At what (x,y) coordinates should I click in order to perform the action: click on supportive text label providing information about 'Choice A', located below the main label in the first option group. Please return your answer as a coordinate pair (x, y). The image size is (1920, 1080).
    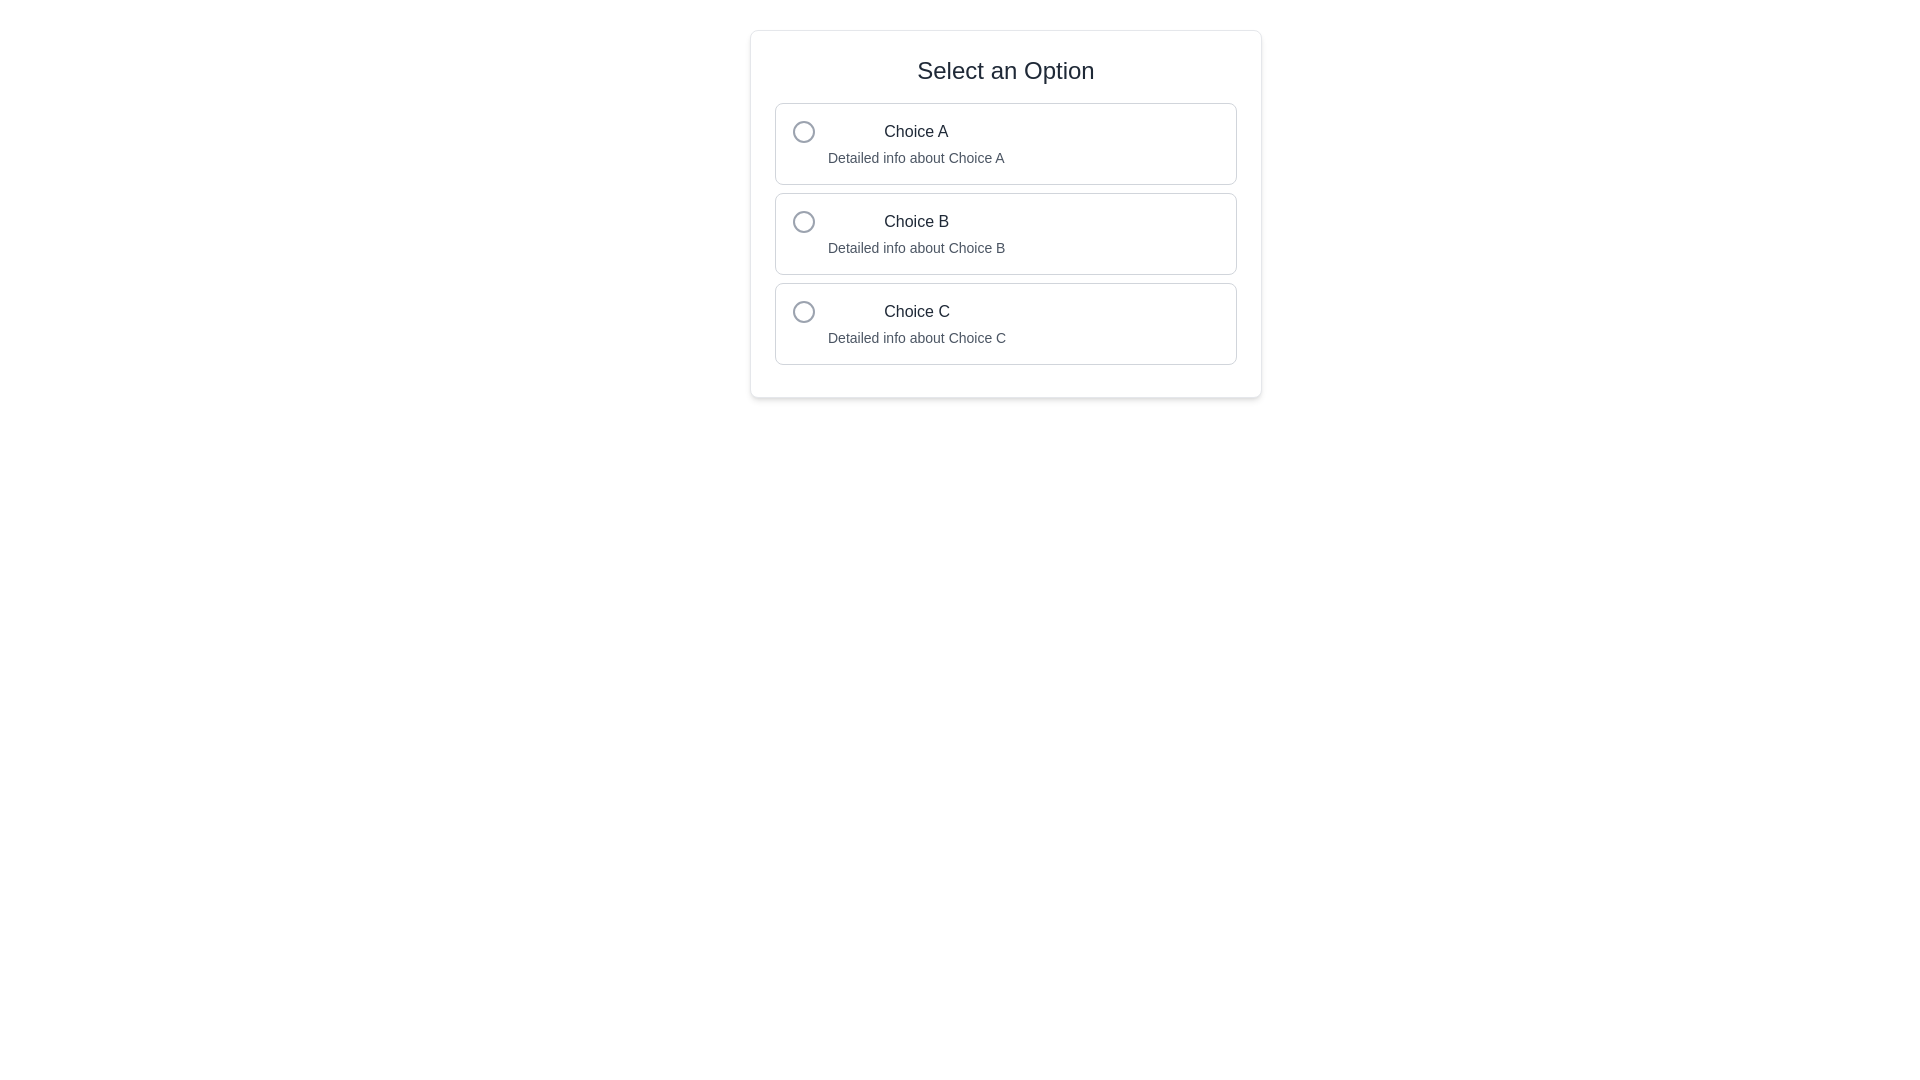
    Looking at the image, I should click on (915, 157).